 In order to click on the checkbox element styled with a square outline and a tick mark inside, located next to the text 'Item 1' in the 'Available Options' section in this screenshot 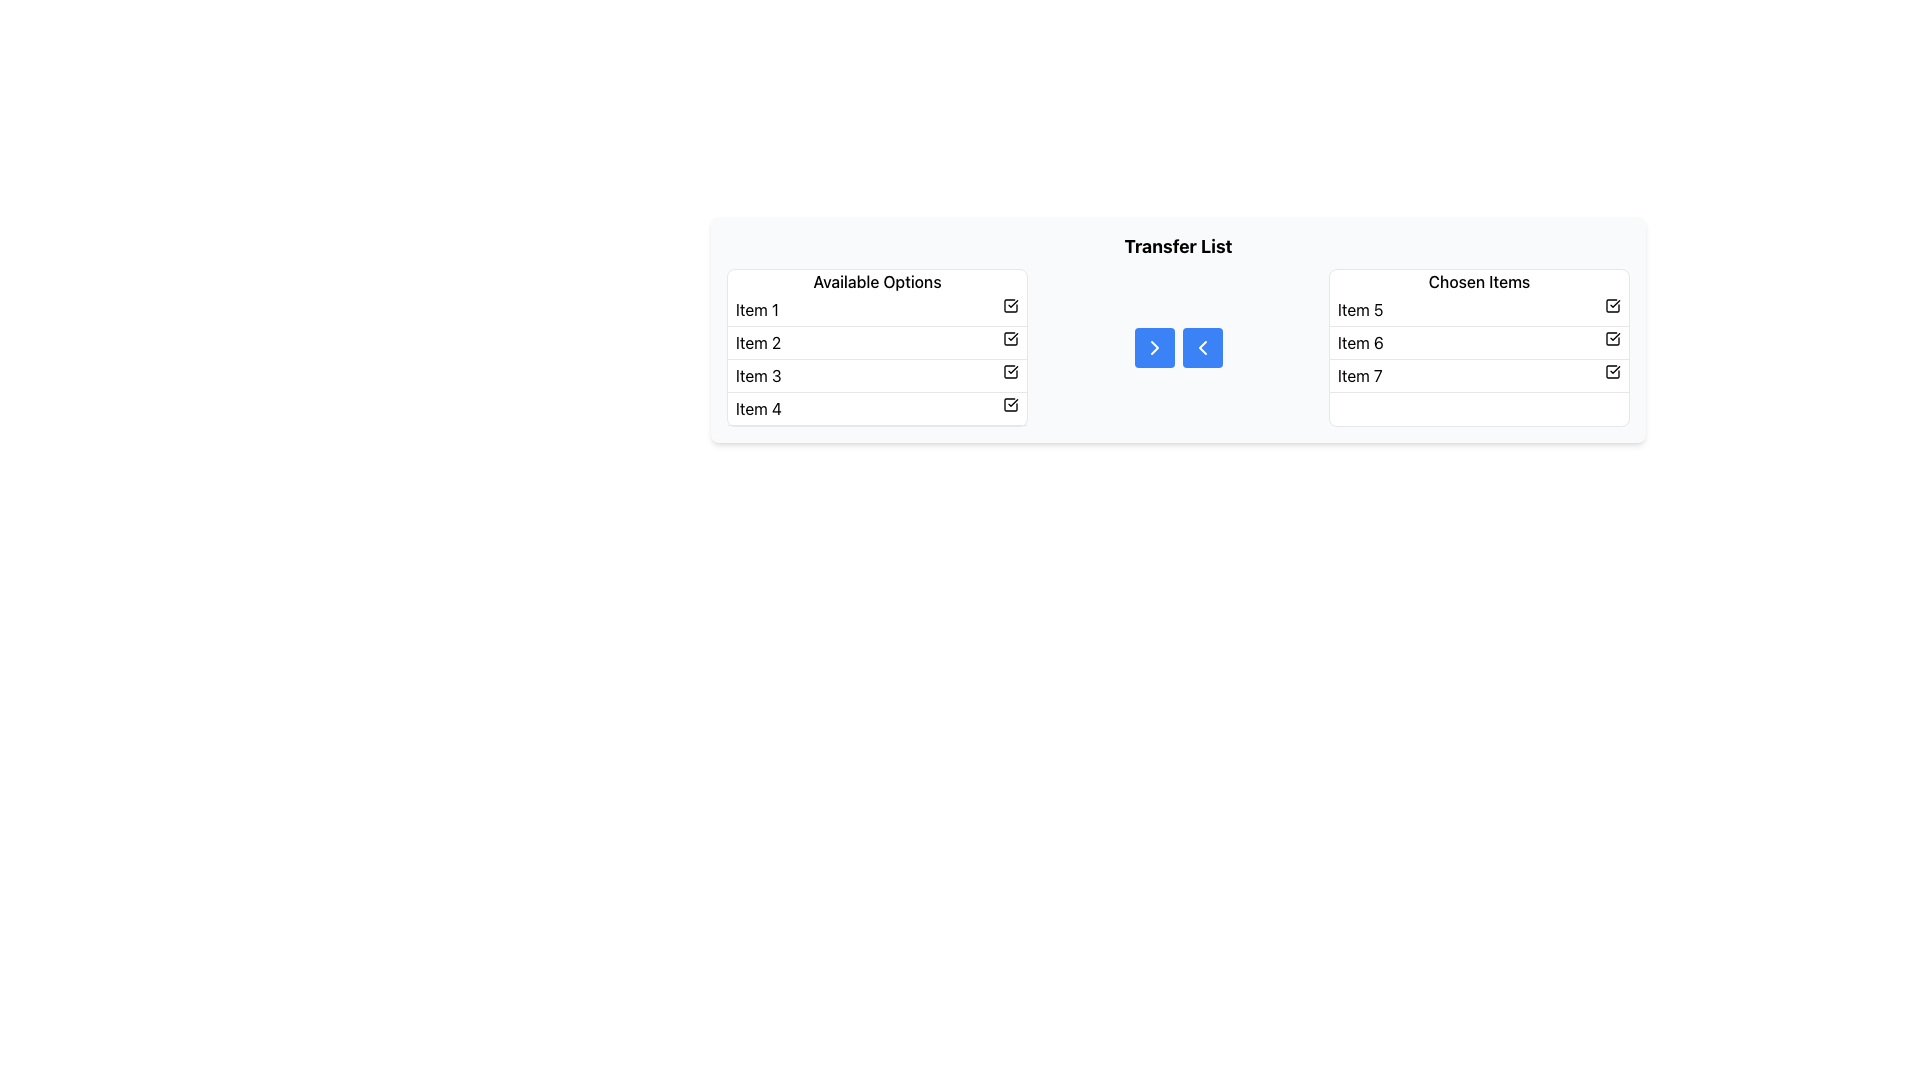, I will do `click(1011, 305)`.